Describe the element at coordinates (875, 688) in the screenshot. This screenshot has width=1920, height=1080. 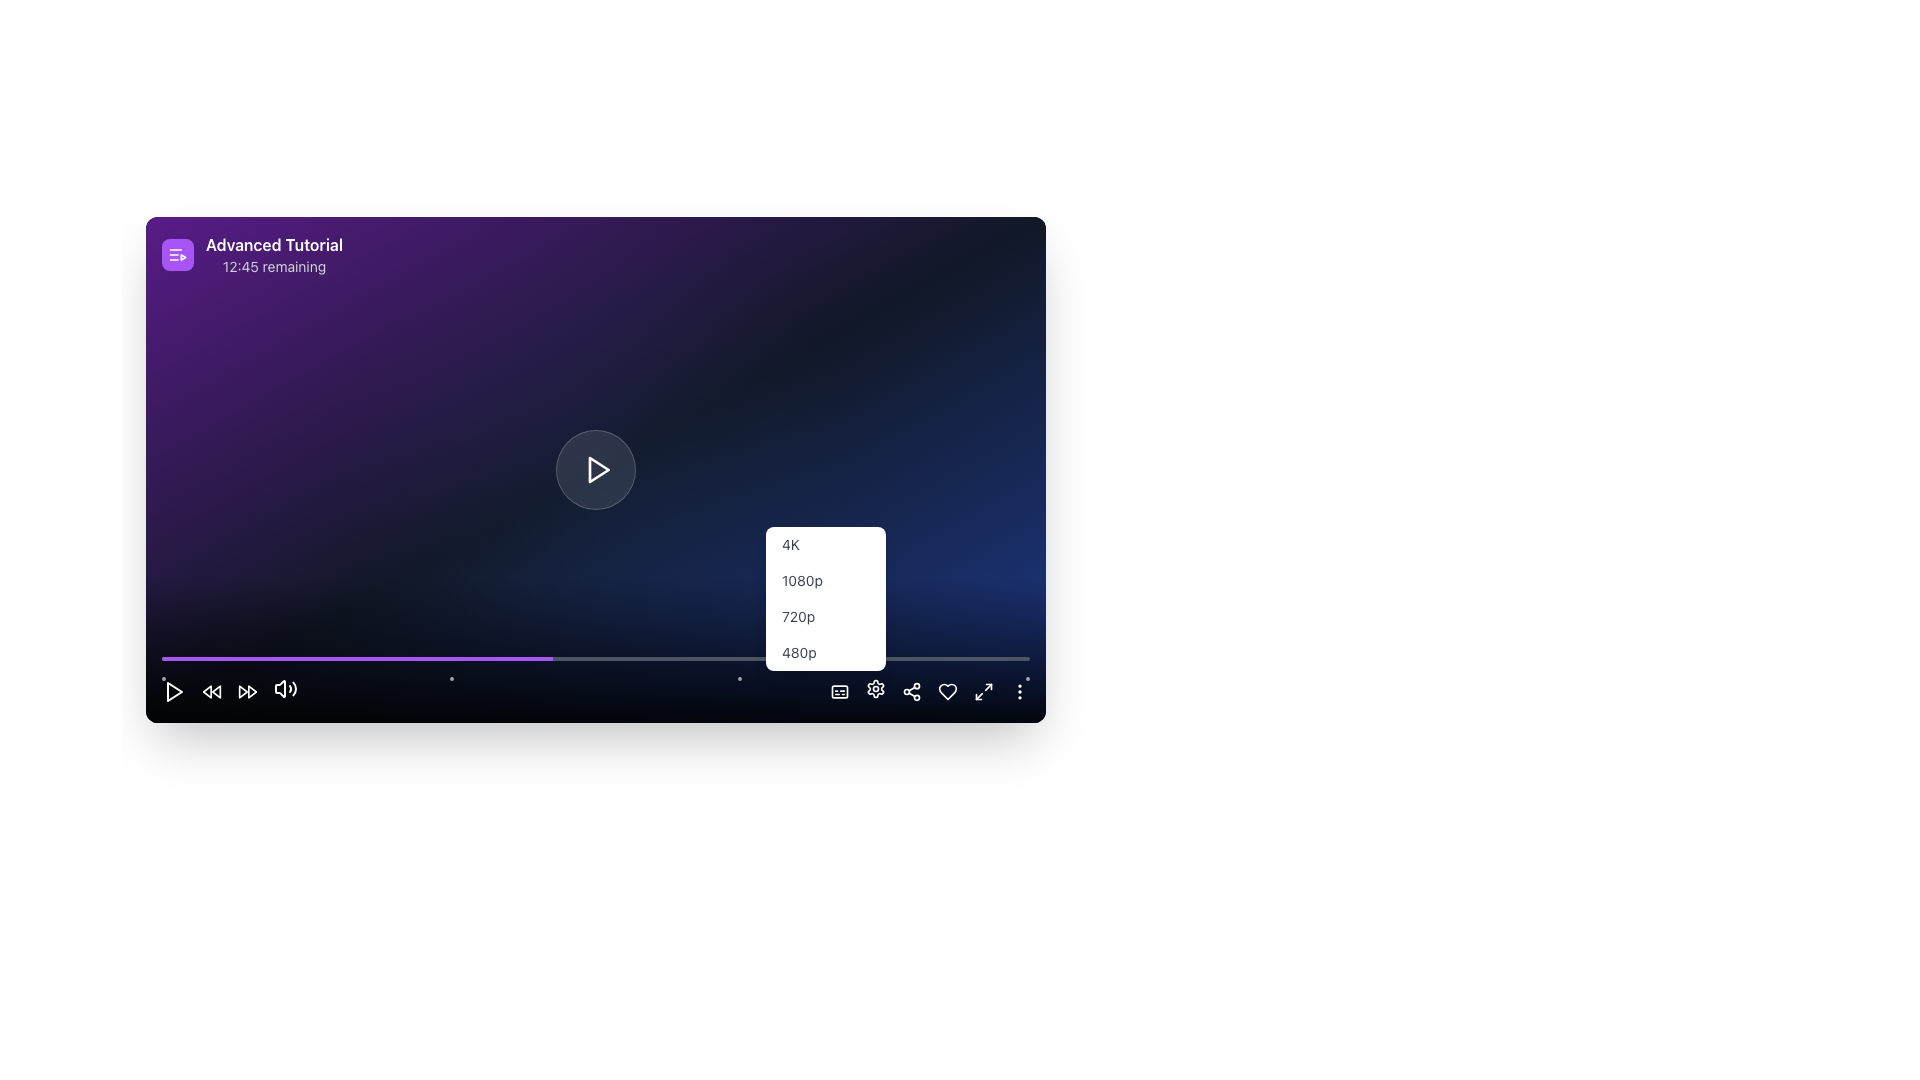
I see `the Settings Cogwheel icon located in the rightmost section of the bottom control bar` at that location.